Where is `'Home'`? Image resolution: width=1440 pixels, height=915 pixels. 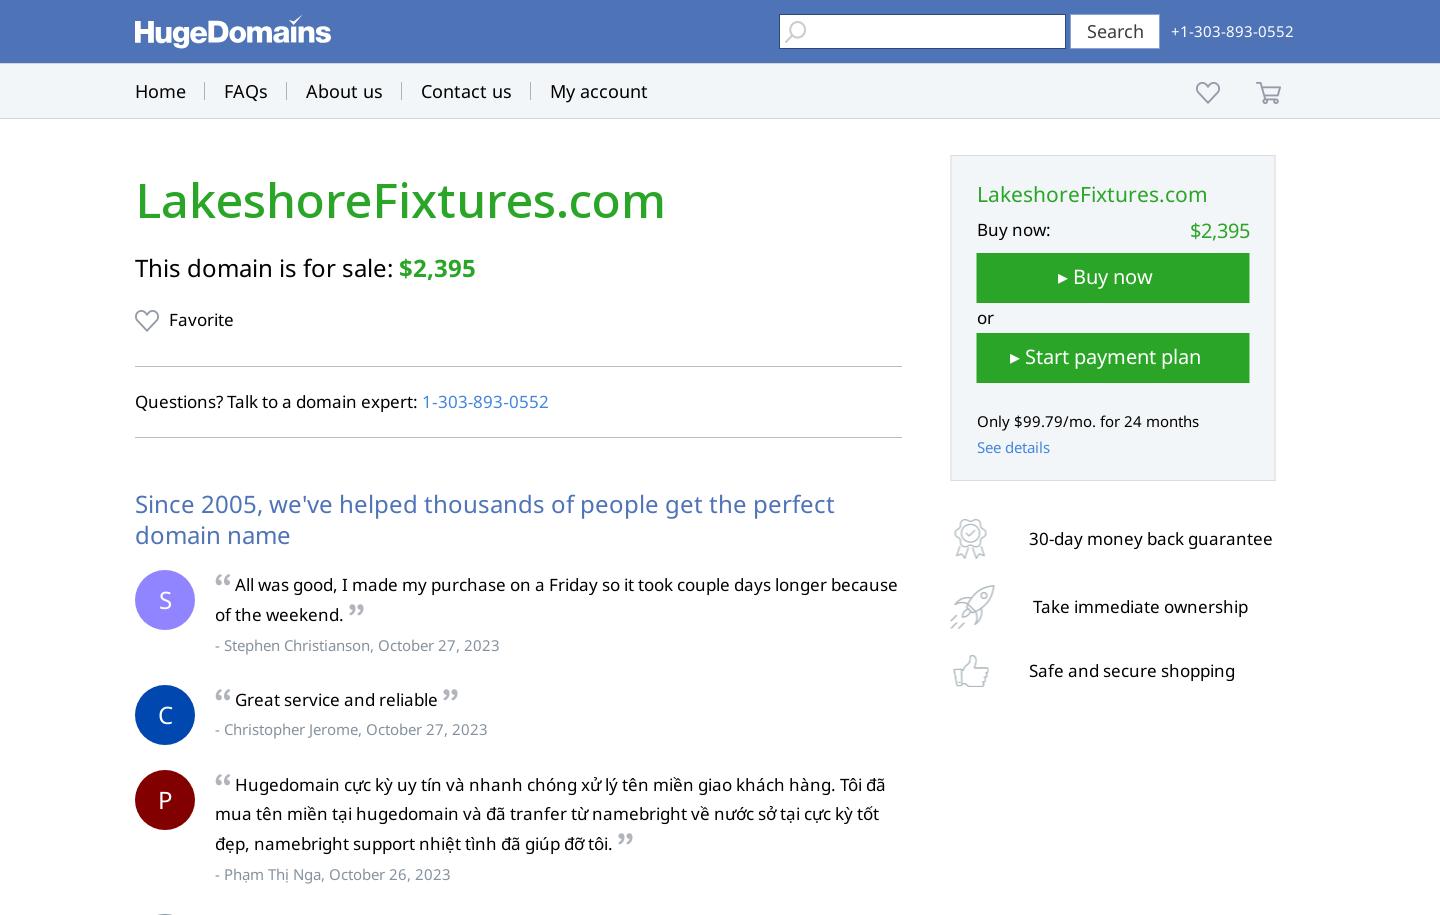
'Home' is located at coordinates (134, 90).